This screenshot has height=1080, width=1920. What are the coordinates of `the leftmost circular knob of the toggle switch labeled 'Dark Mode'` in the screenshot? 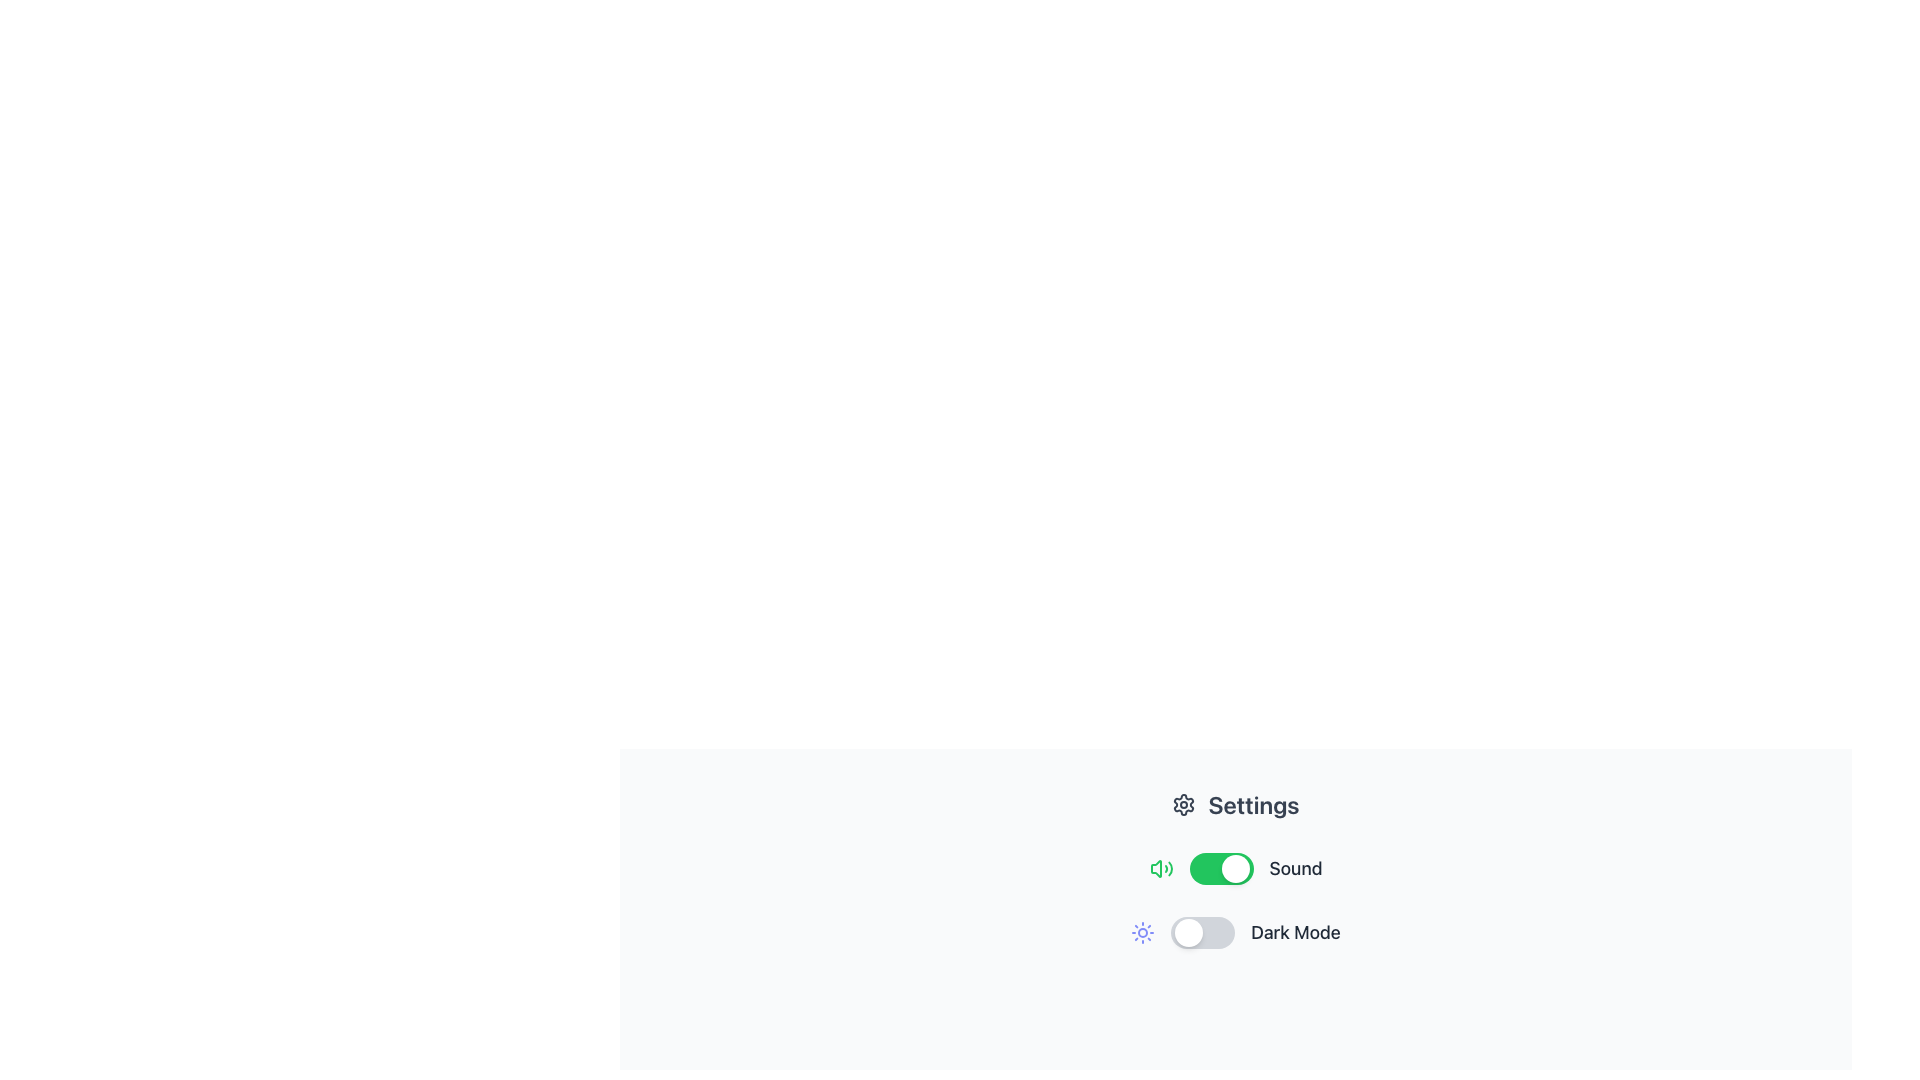 It's located at (1189, 933).